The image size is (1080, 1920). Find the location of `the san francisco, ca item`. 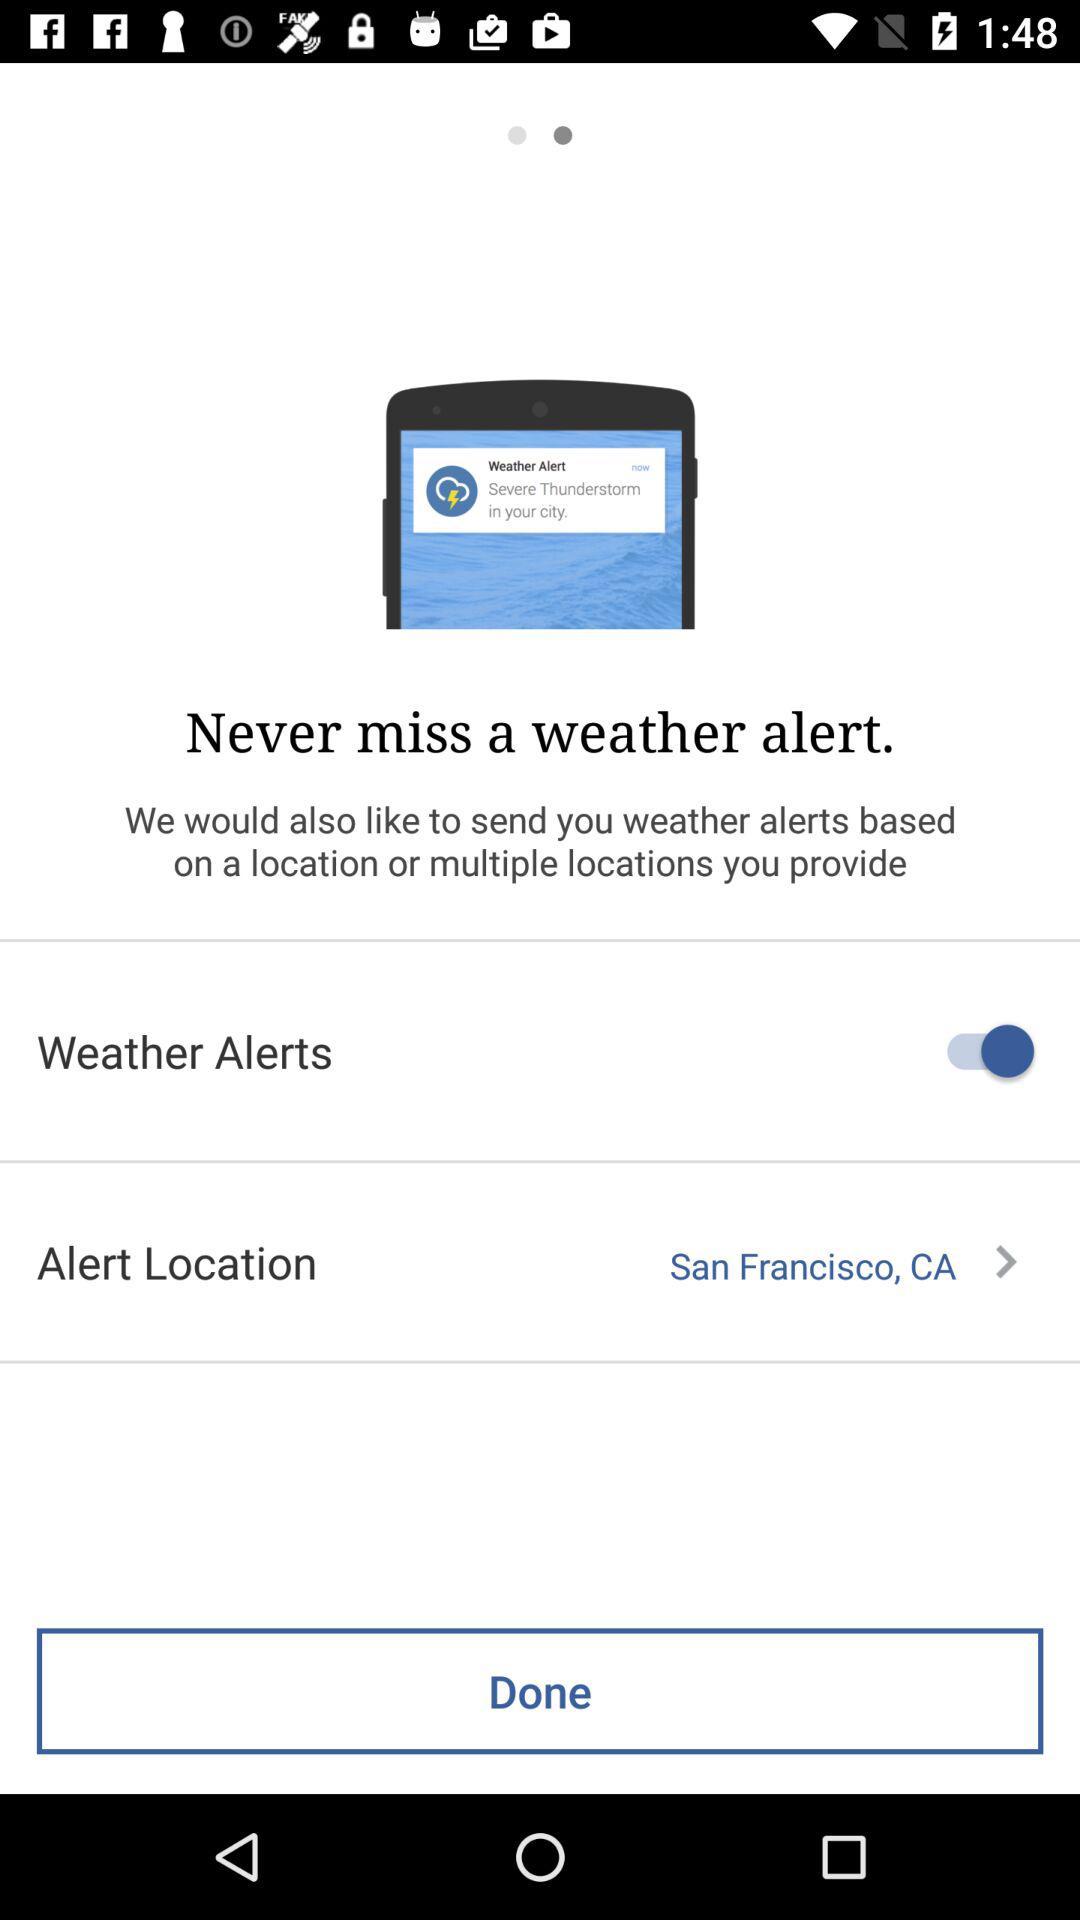

the san francisco, ca item is located at coordinates (843, 1265).